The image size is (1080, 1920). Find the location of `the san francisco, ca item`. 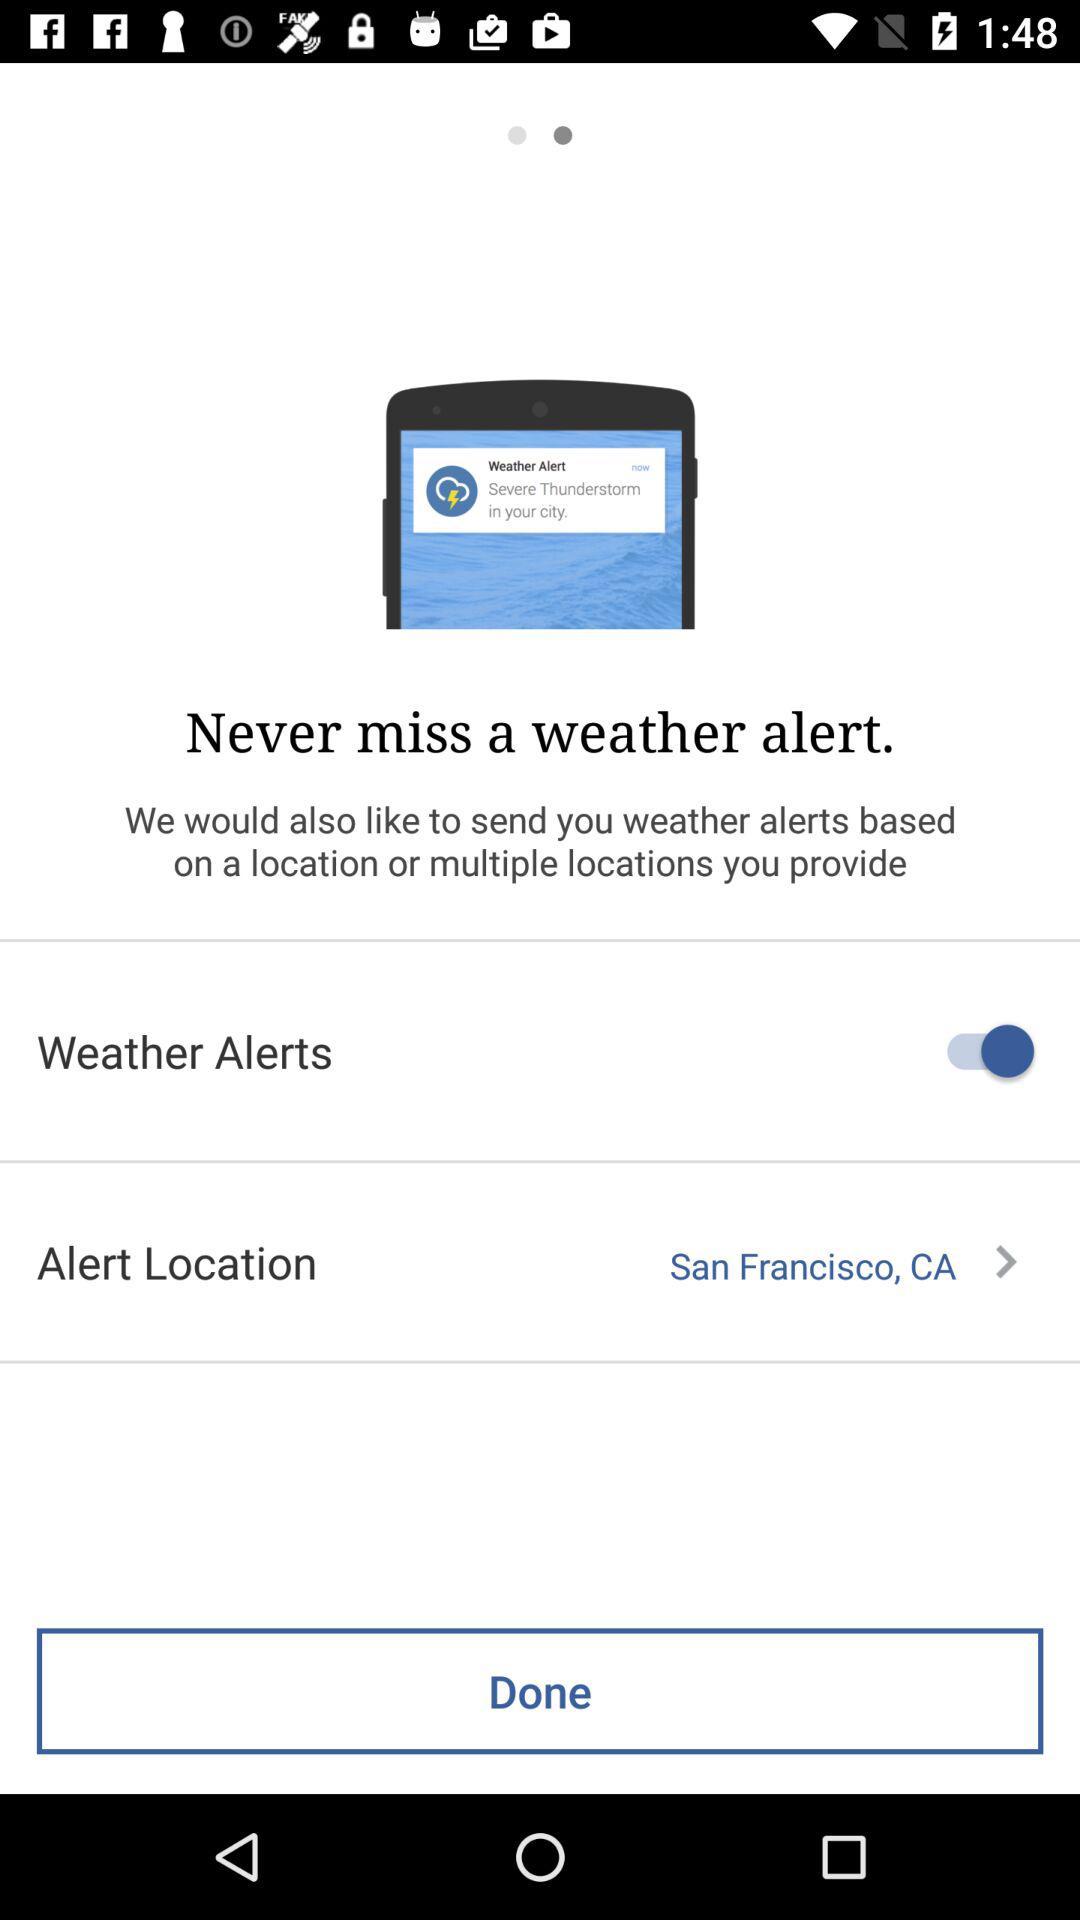

the san francisco, ca item is located at coordinates (843, 1265).